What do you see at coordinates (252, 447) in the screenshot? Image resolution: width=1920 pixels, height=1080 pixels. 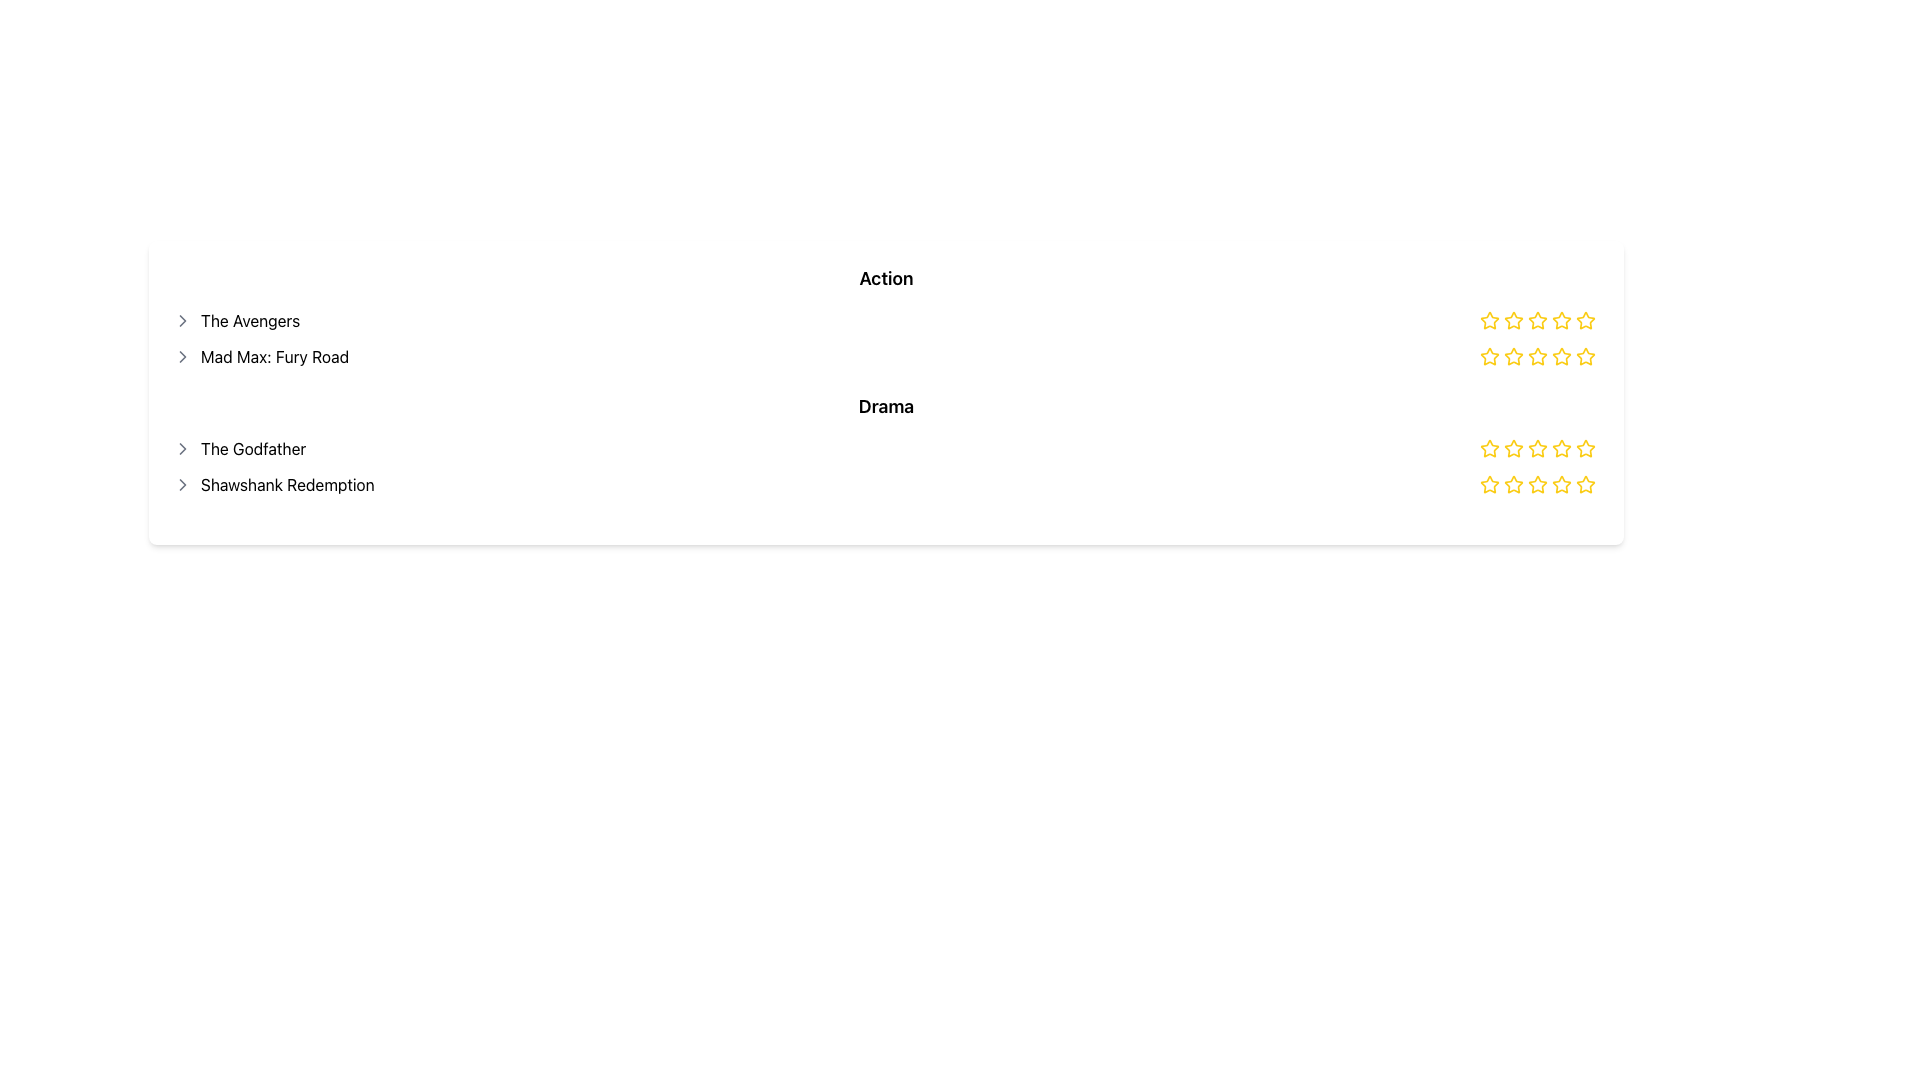 I see `the text label that reads 'The Godfather'` at bounding box center [252, 447].